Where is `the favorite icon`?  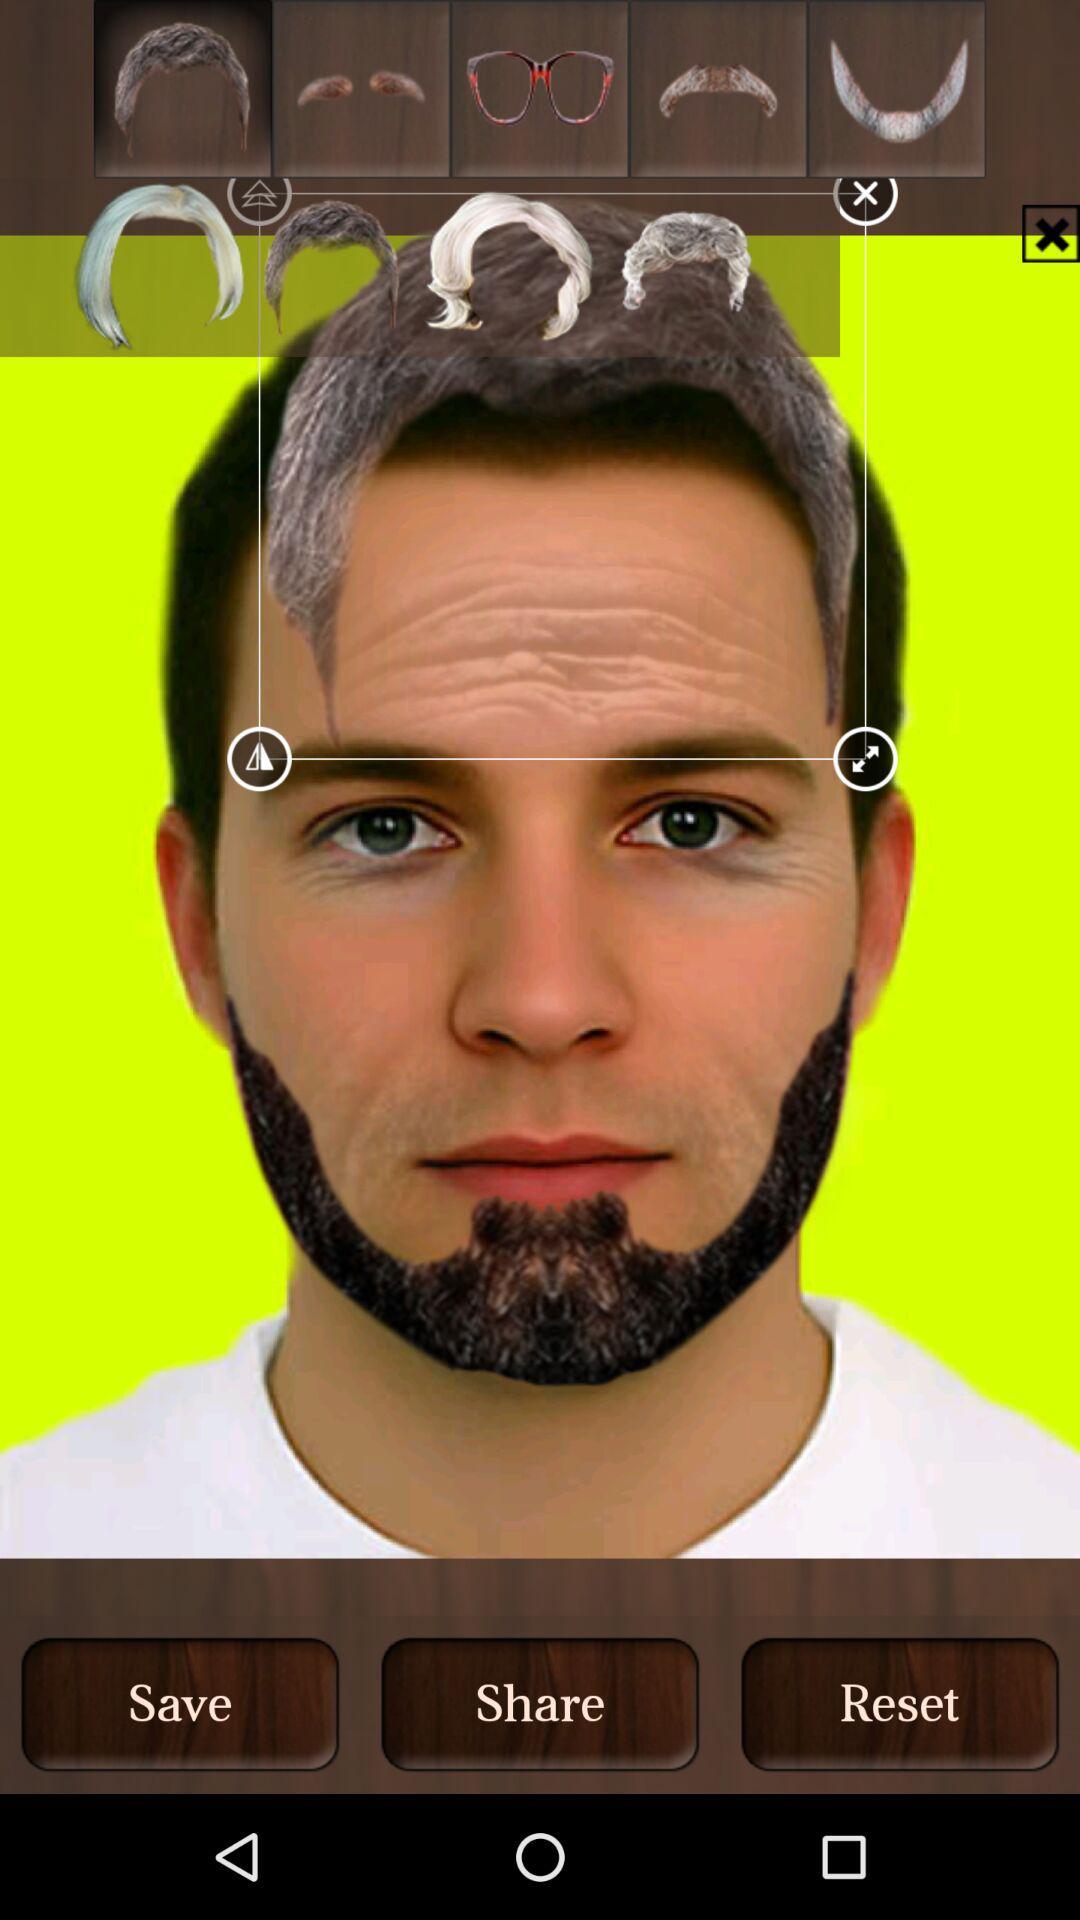 the favorite icon is located at coordinates (540, 94).